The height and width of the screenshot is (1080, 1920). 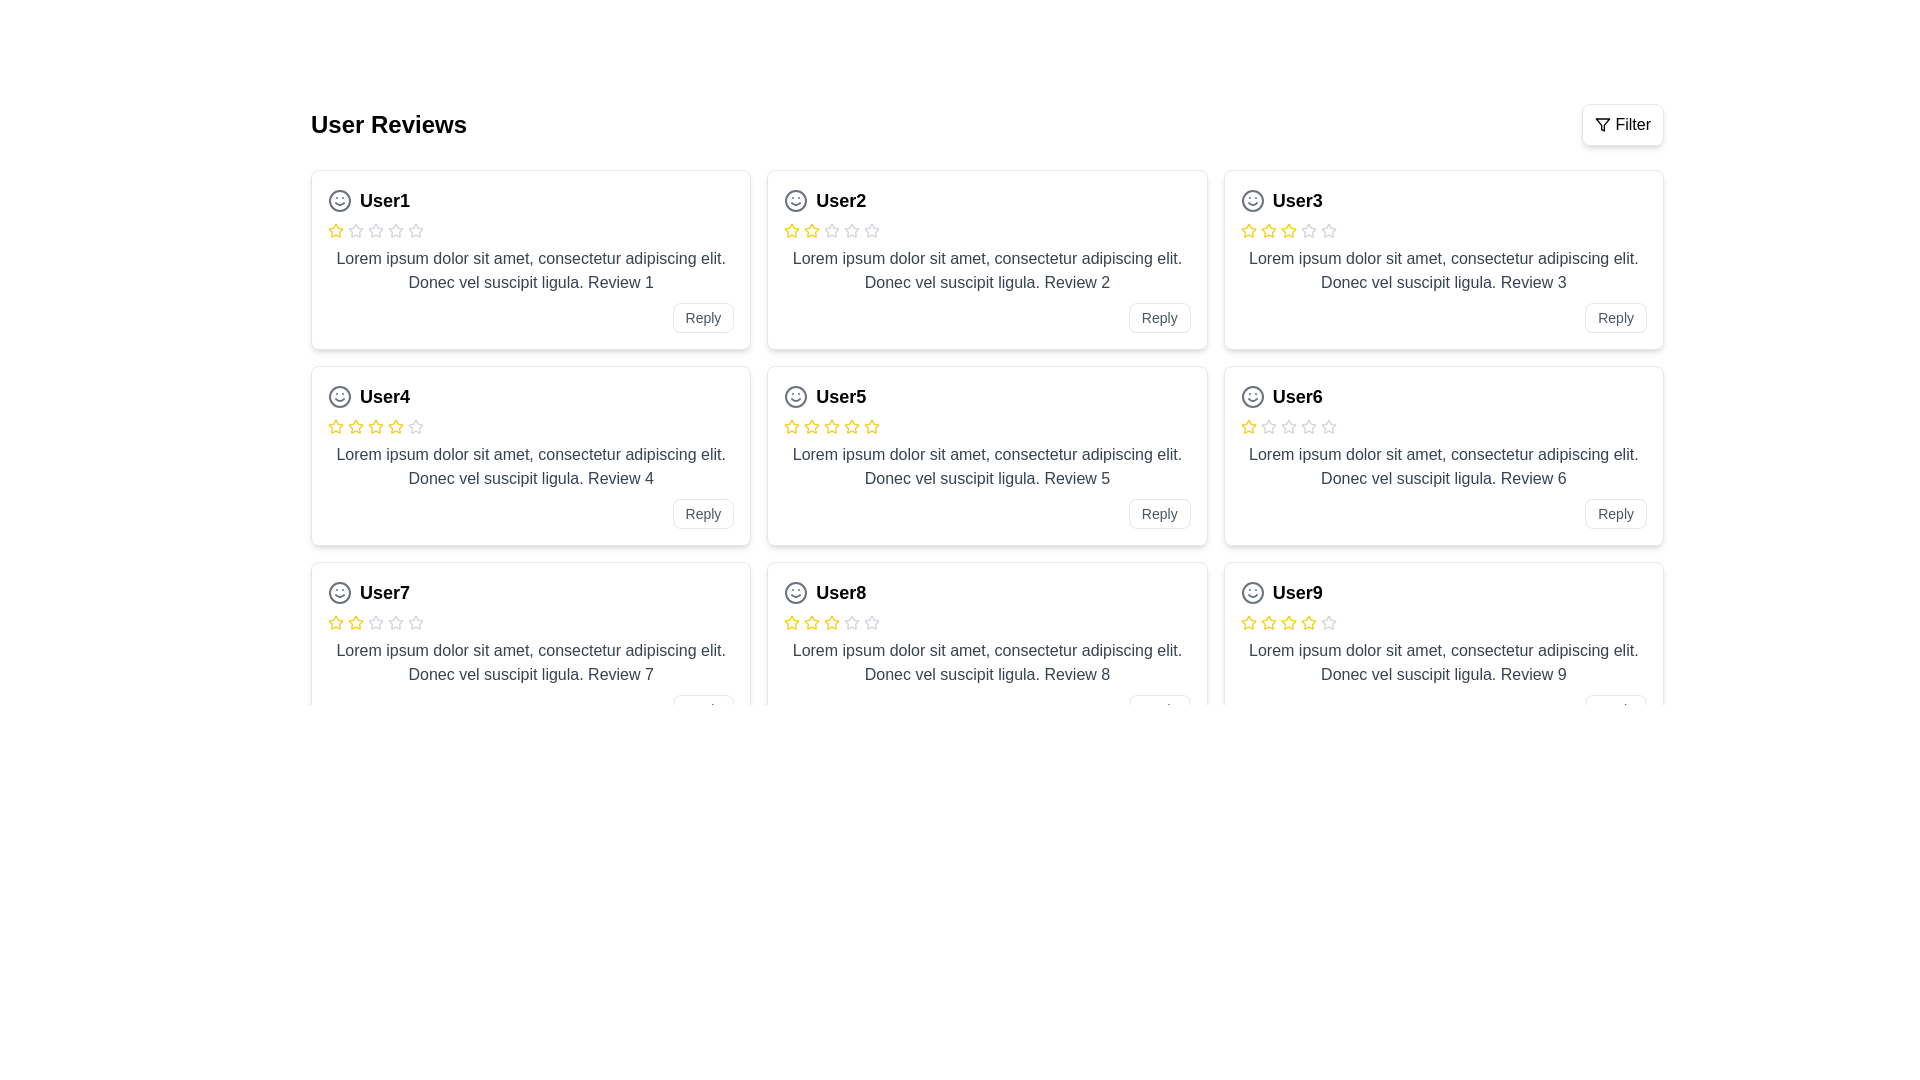 What do you see at coordinates (1251, 592) in the screenshot?
I see `the decorative icon representing user status located to the left of 'User9' in the last card on the bottom right of the grid layout` at bounding box center [1251, 592].